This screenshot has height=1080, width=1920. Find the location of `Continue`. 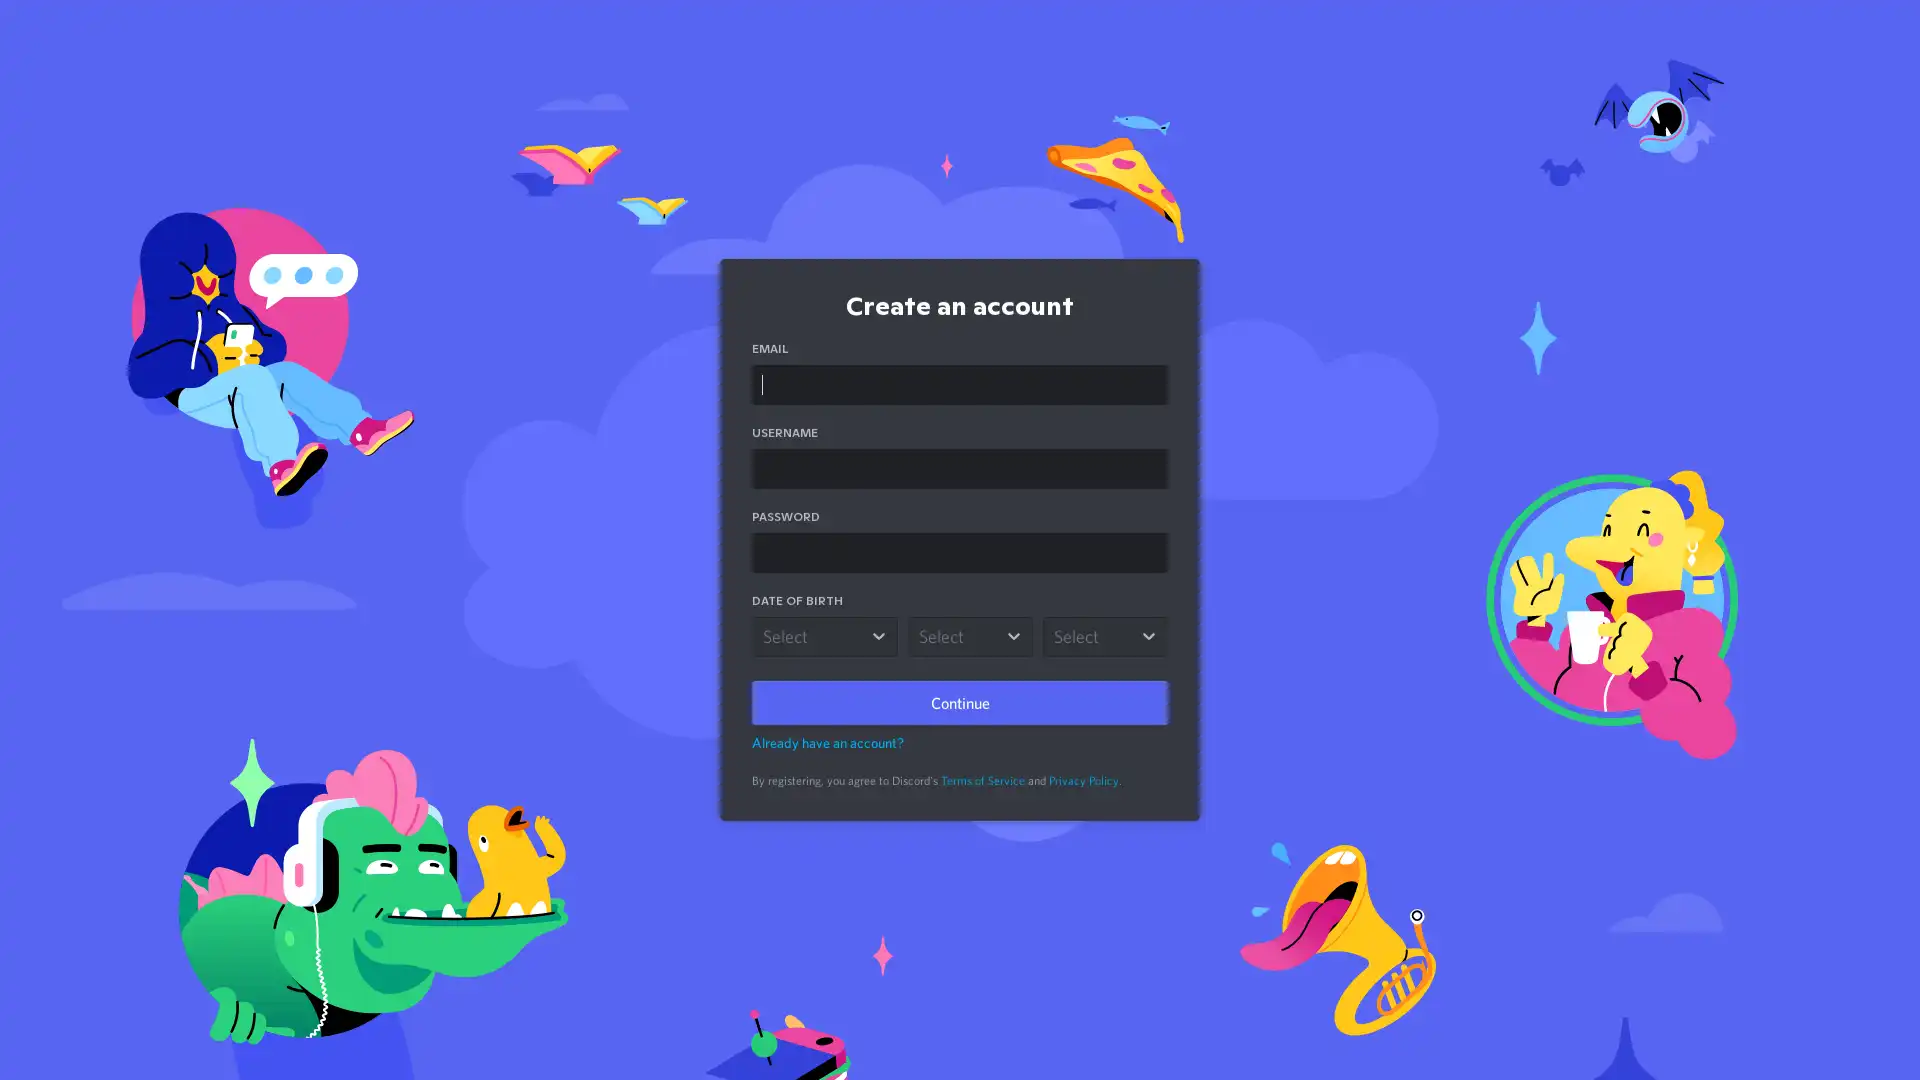

Continue is located at coordinates (960, 701).